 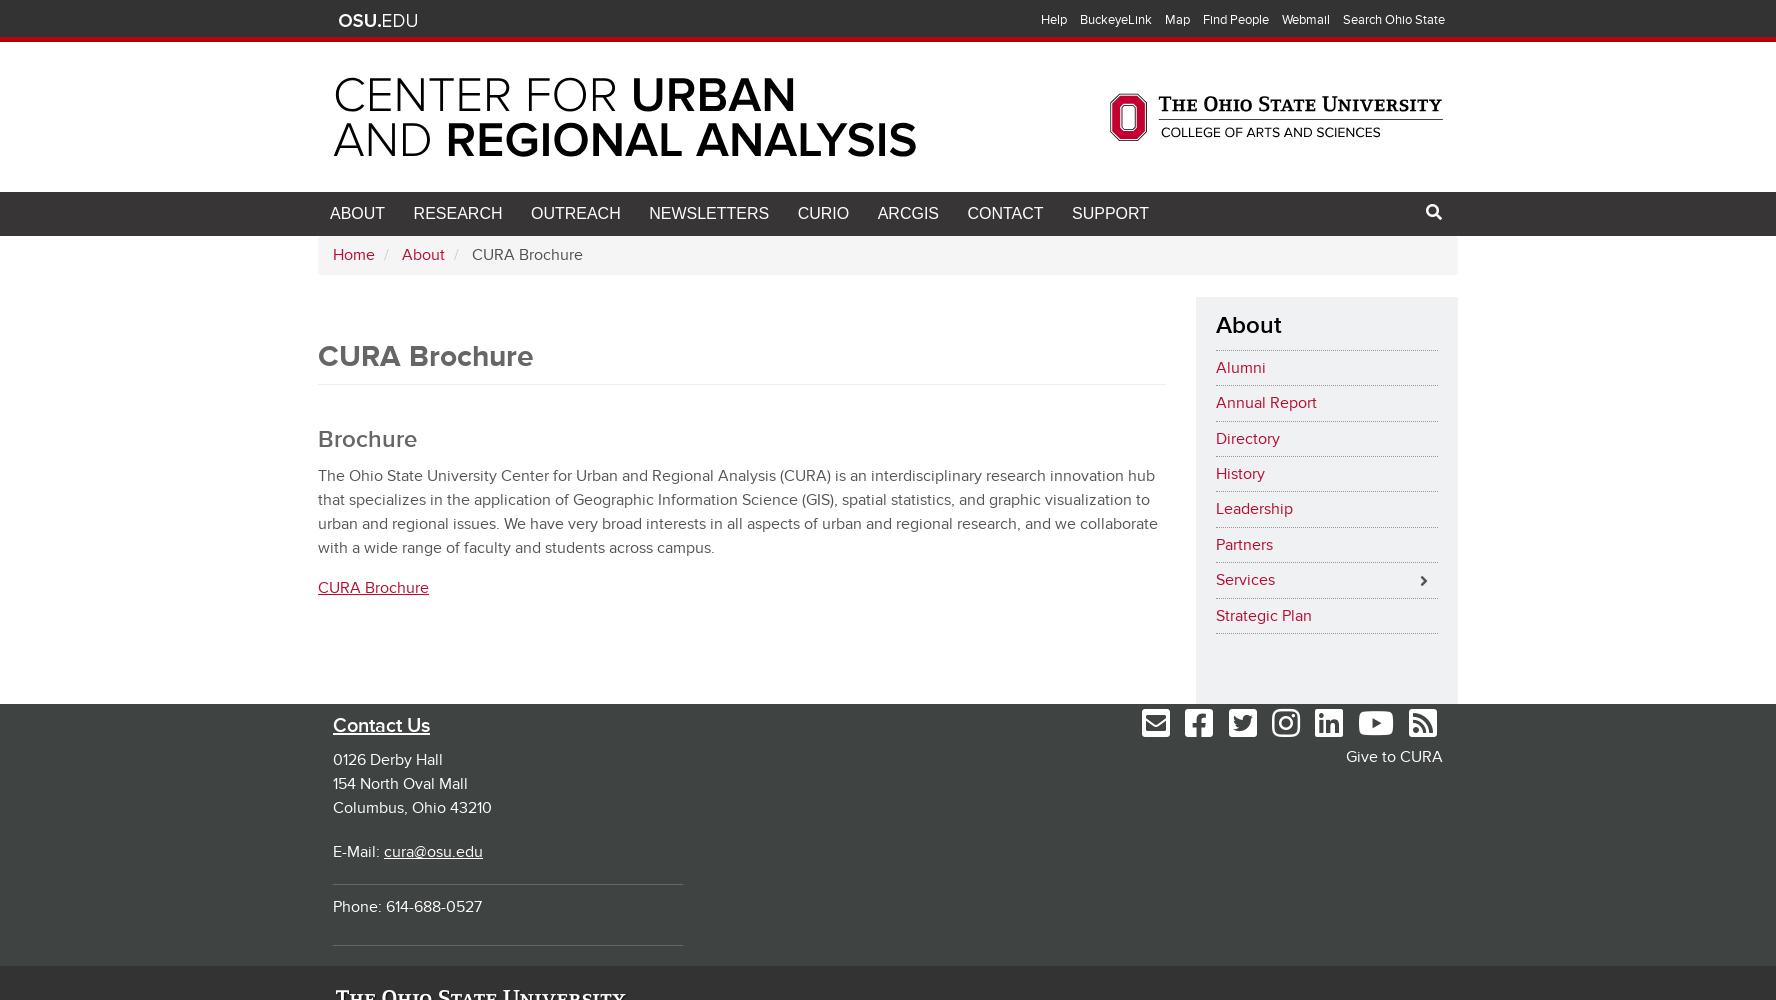 What do you see at coordinates (1245, 438) in the screenshot?
I see `'Directory'` at bounding box center [1245, 438].